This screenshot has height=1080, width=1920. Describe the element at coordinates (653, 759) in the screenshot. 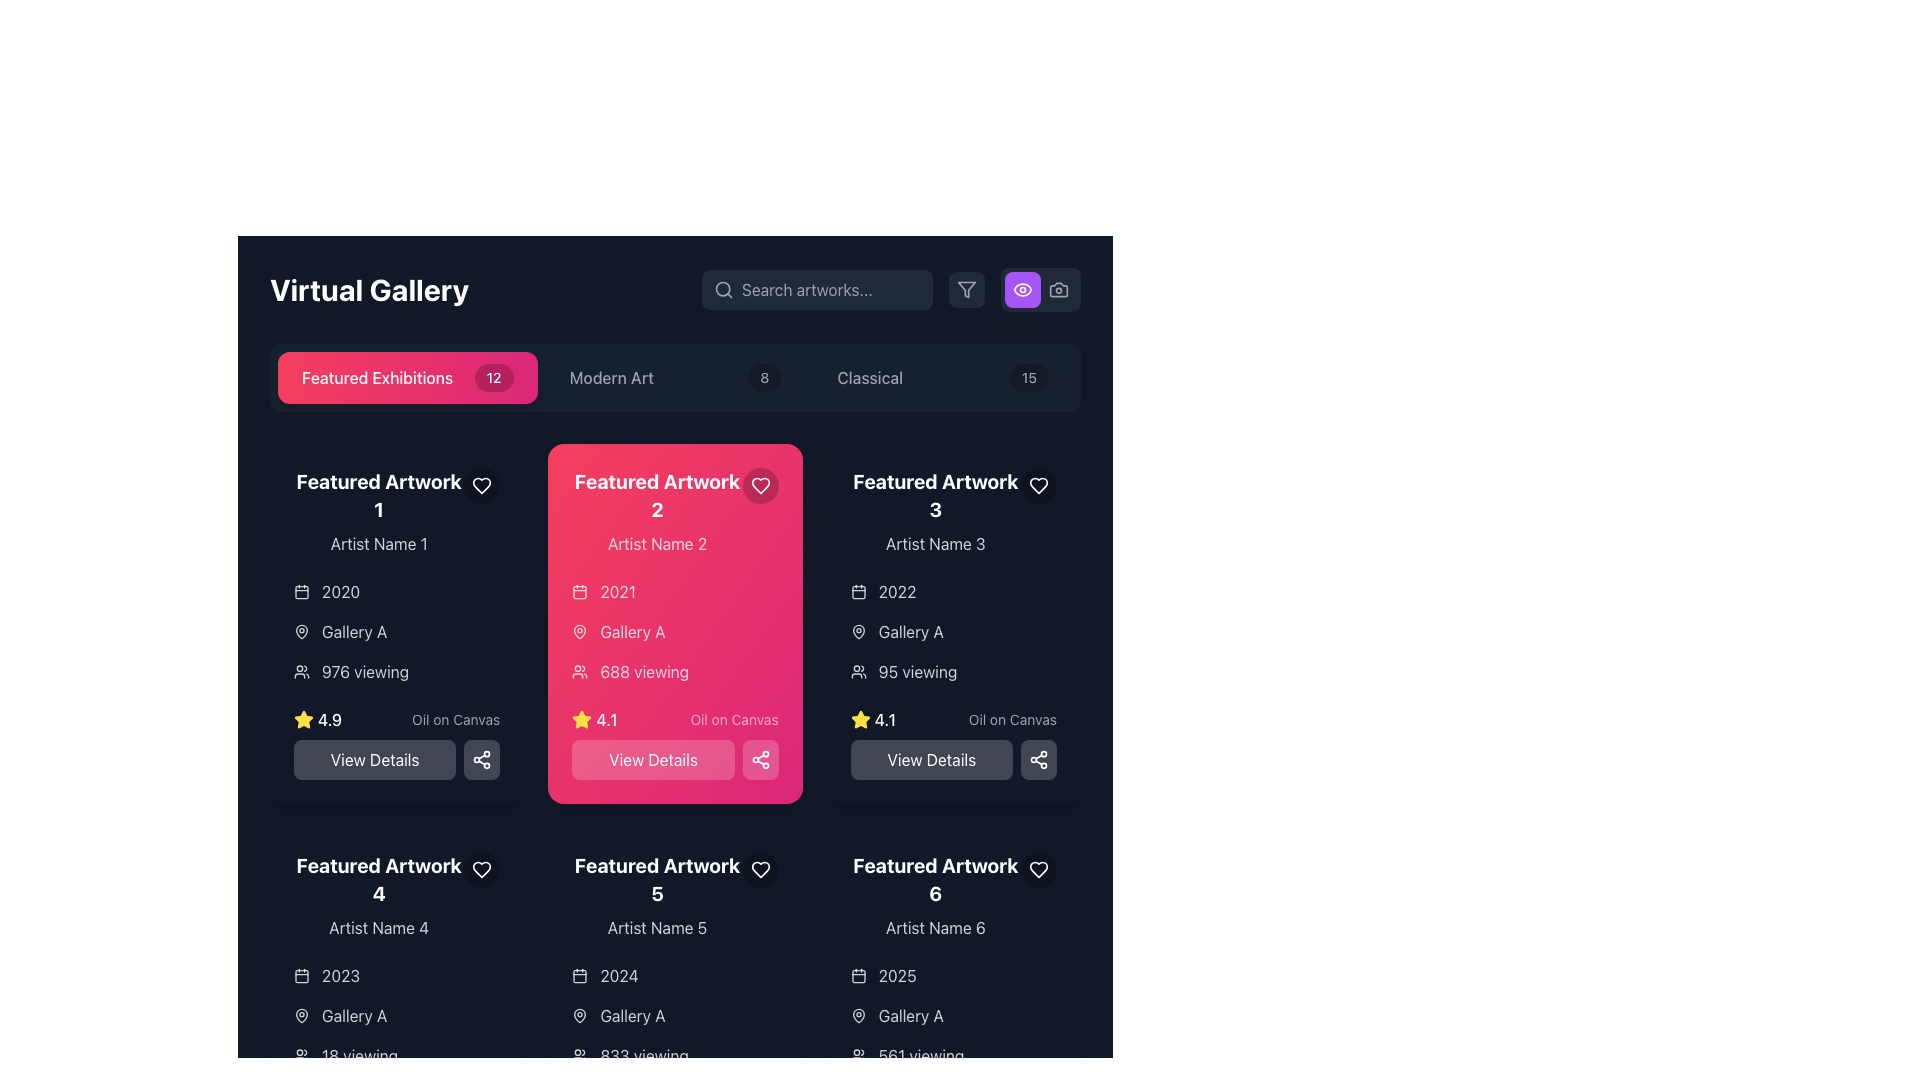

I see `the 'View Details' button located at the bottom-center of the 'Featured Artwork 2' card` at that location.